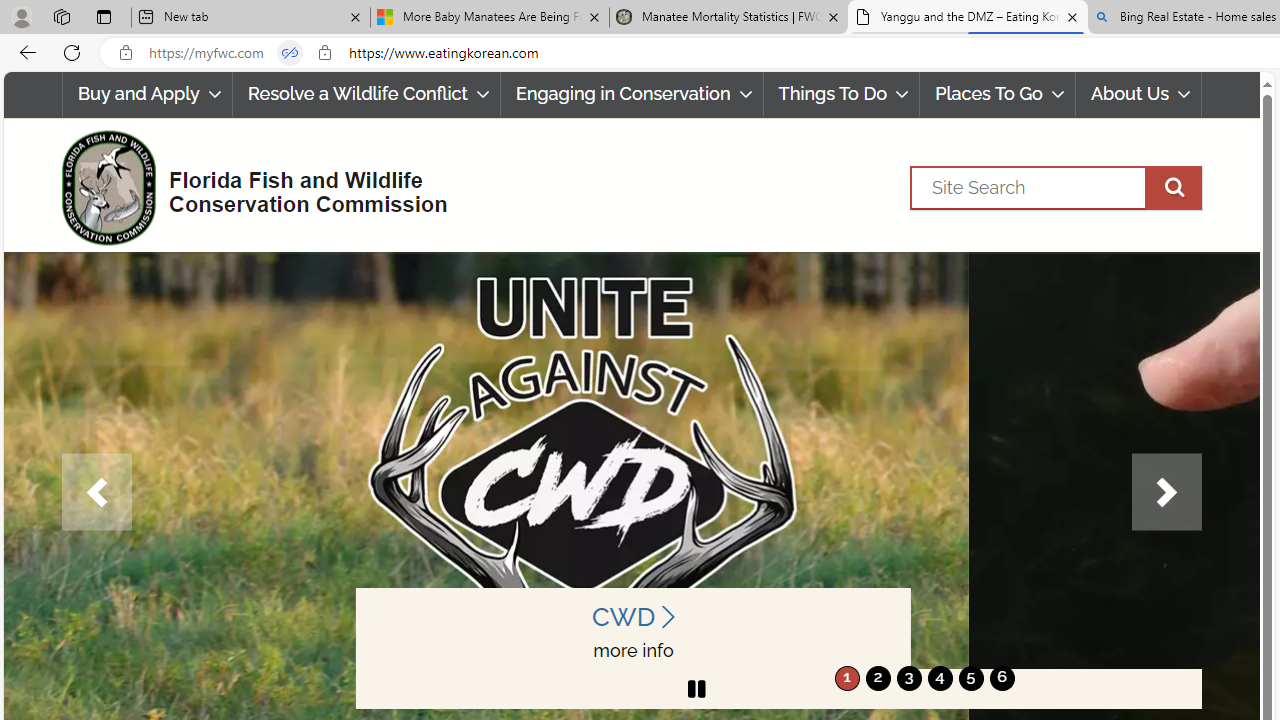 This screenshot has width=1280, height=720. Describe the element at coordinates (847, 677) in the screenshot. I see `'move to slide 1'` at that location.